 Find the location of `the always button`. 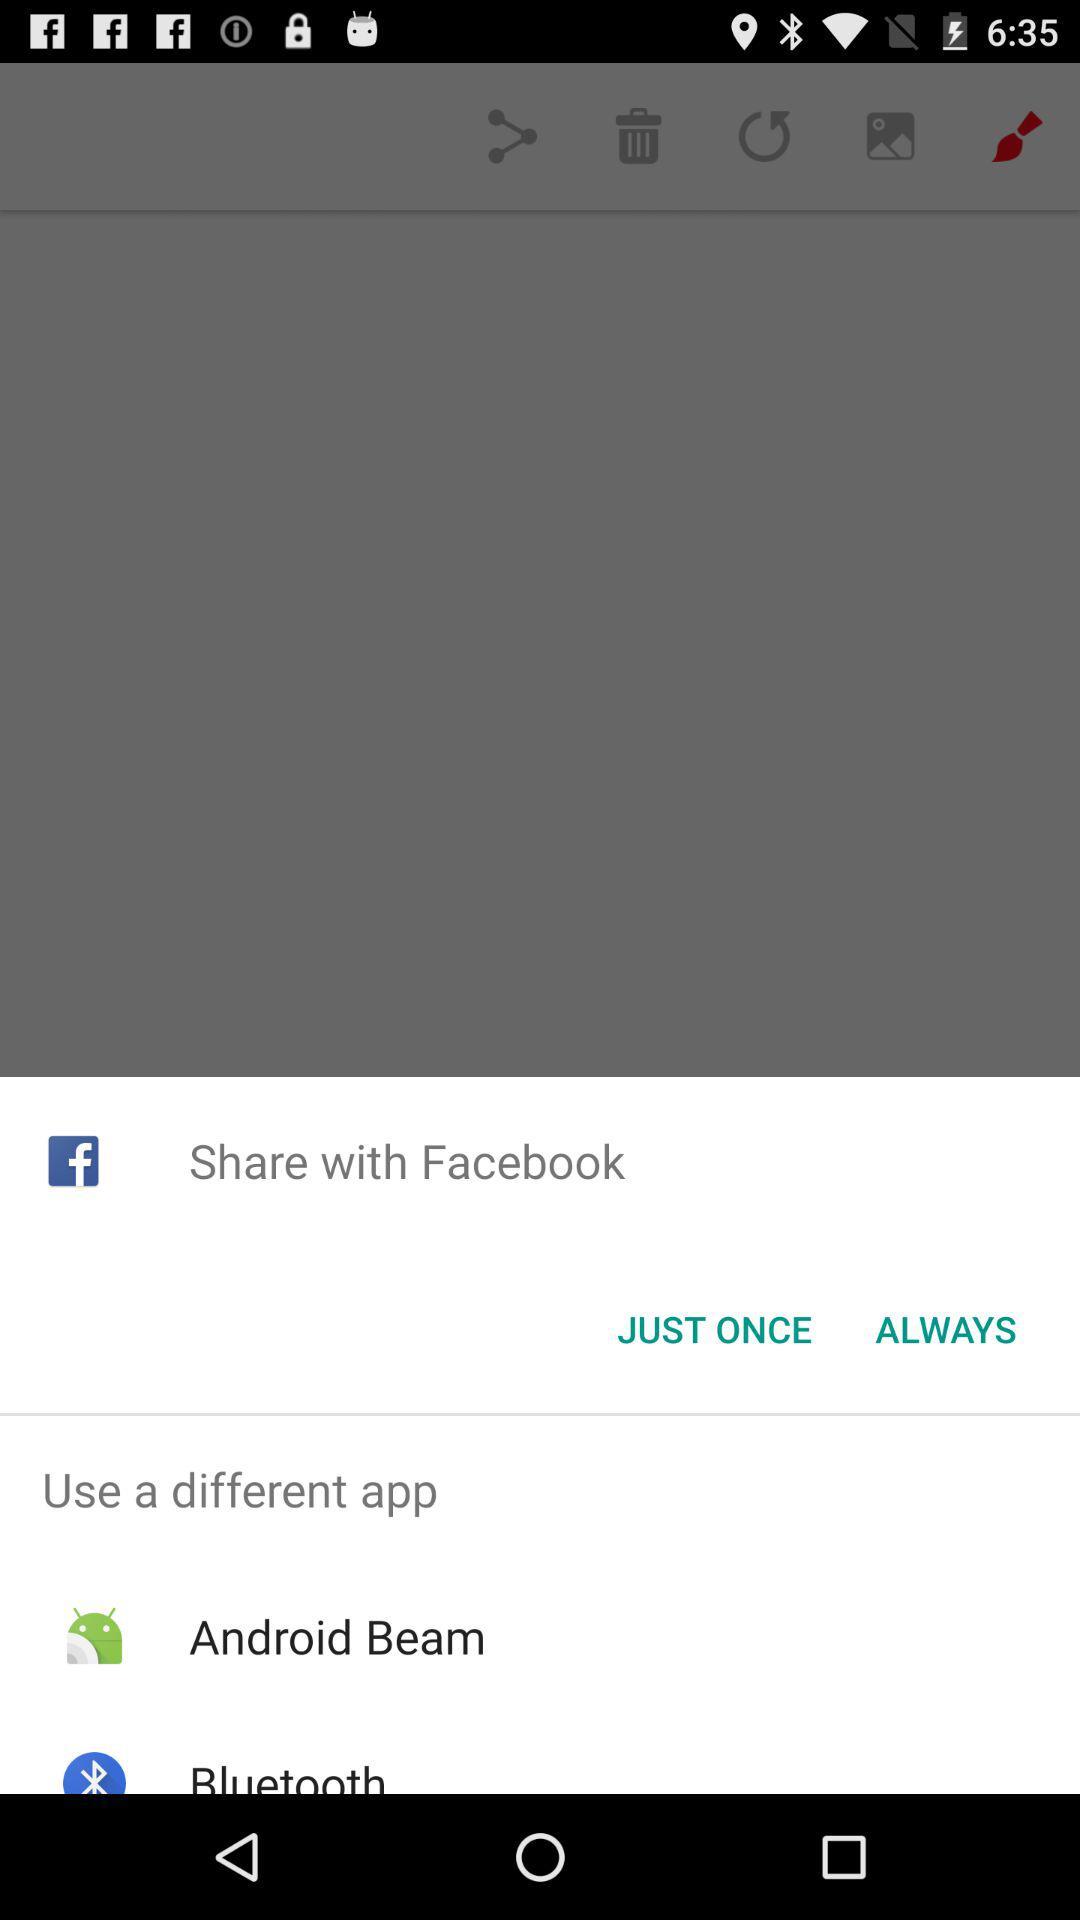

the always button is located at coordinates (945, 1329).